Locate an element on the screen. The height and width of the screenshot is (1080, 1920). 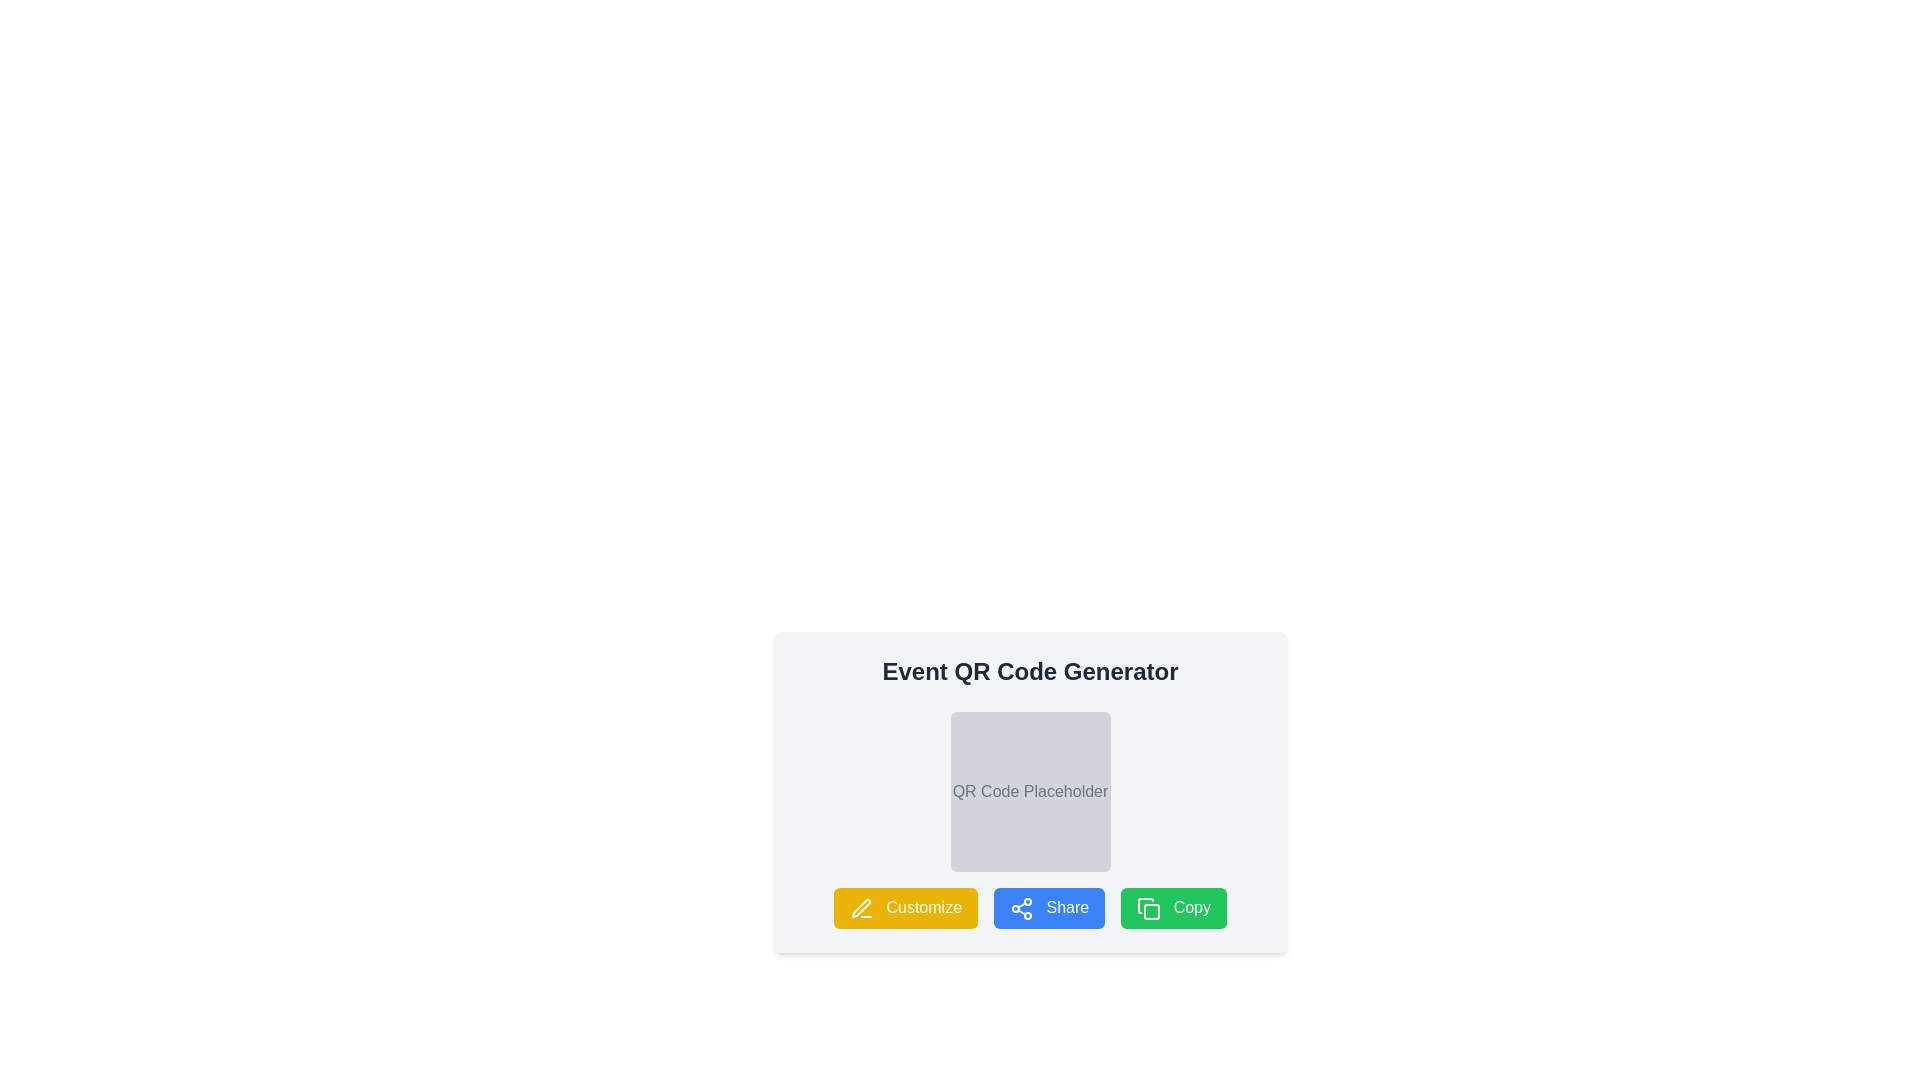
the text label that reads 'QR Code Placeholder', which is centrally positioned within a rounded gray box beneath the 'Event QR Code Generator' heading is located at coordinates (1030, 790).